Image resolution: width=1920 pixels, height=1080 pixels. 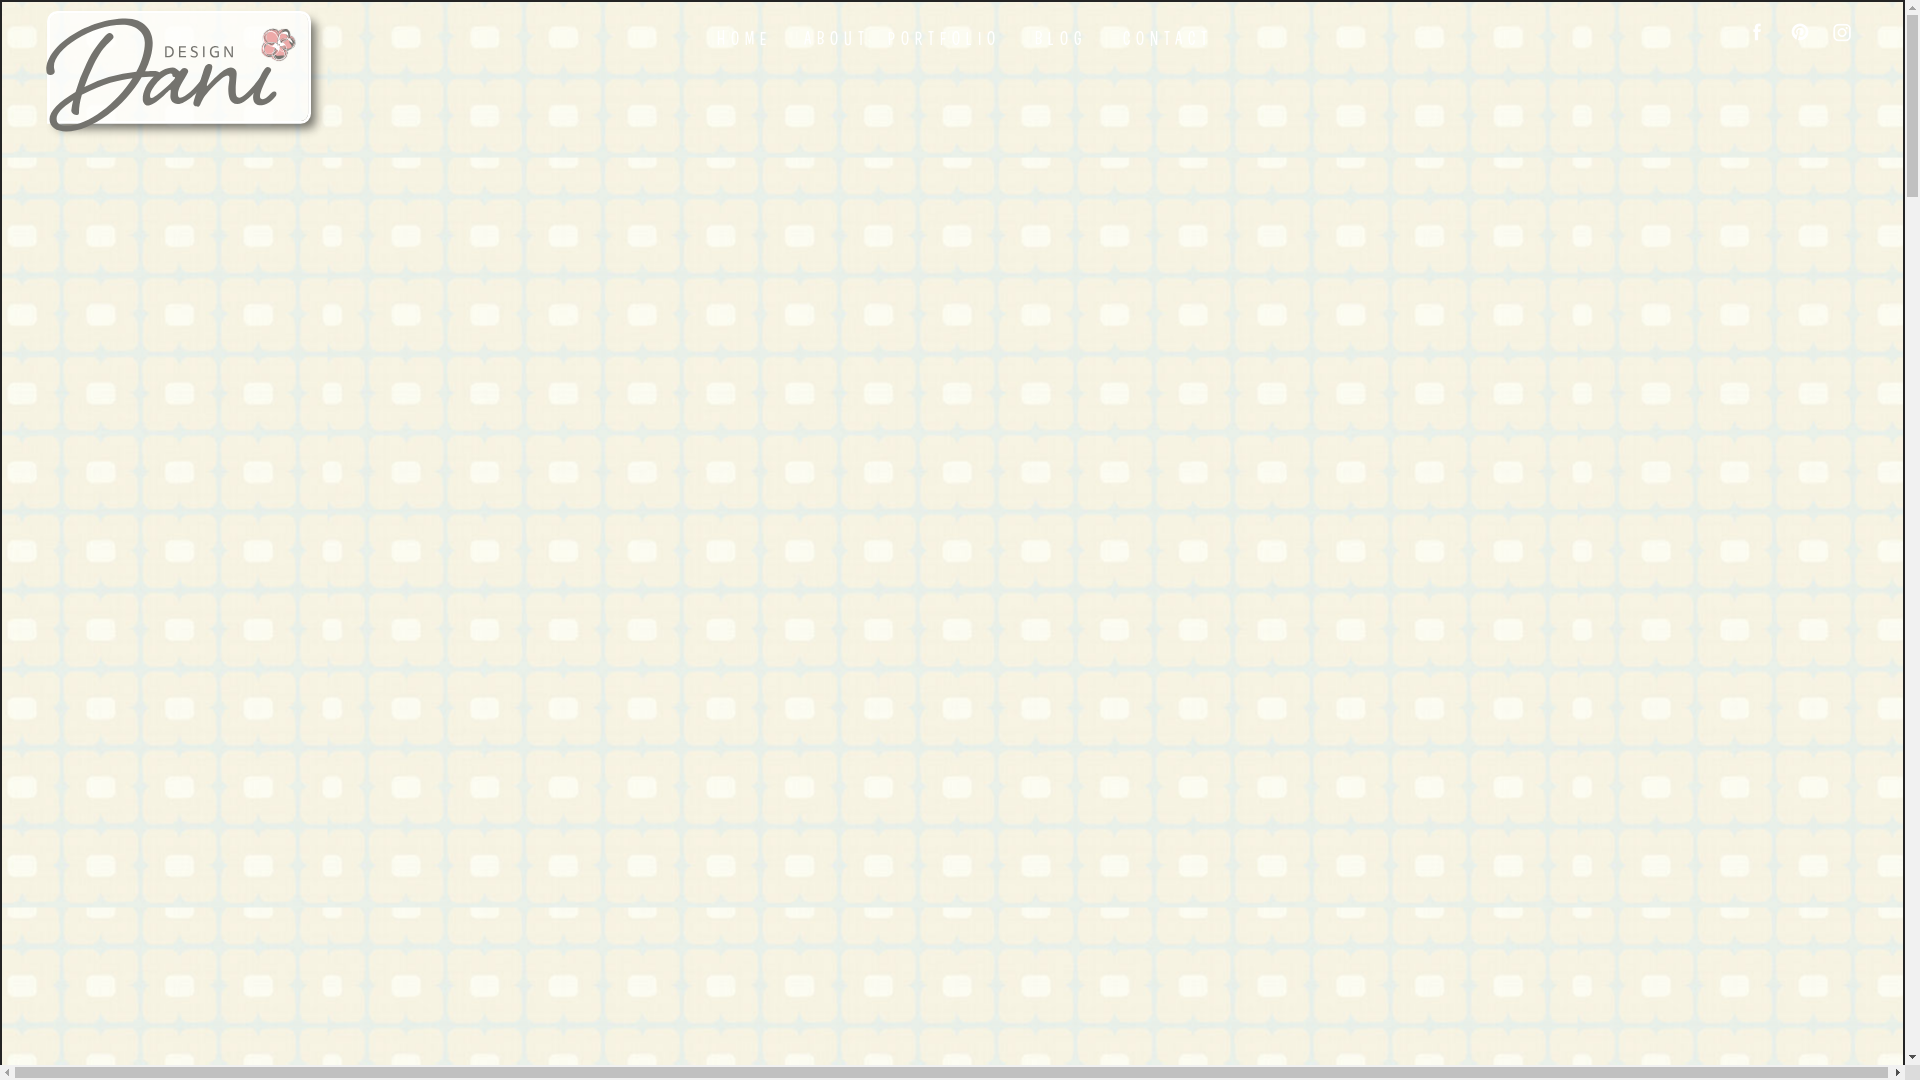 What do you see at coordinates (743, 38) in the screenshot?
I see `'HOME'` at bounding box center [743, 38].